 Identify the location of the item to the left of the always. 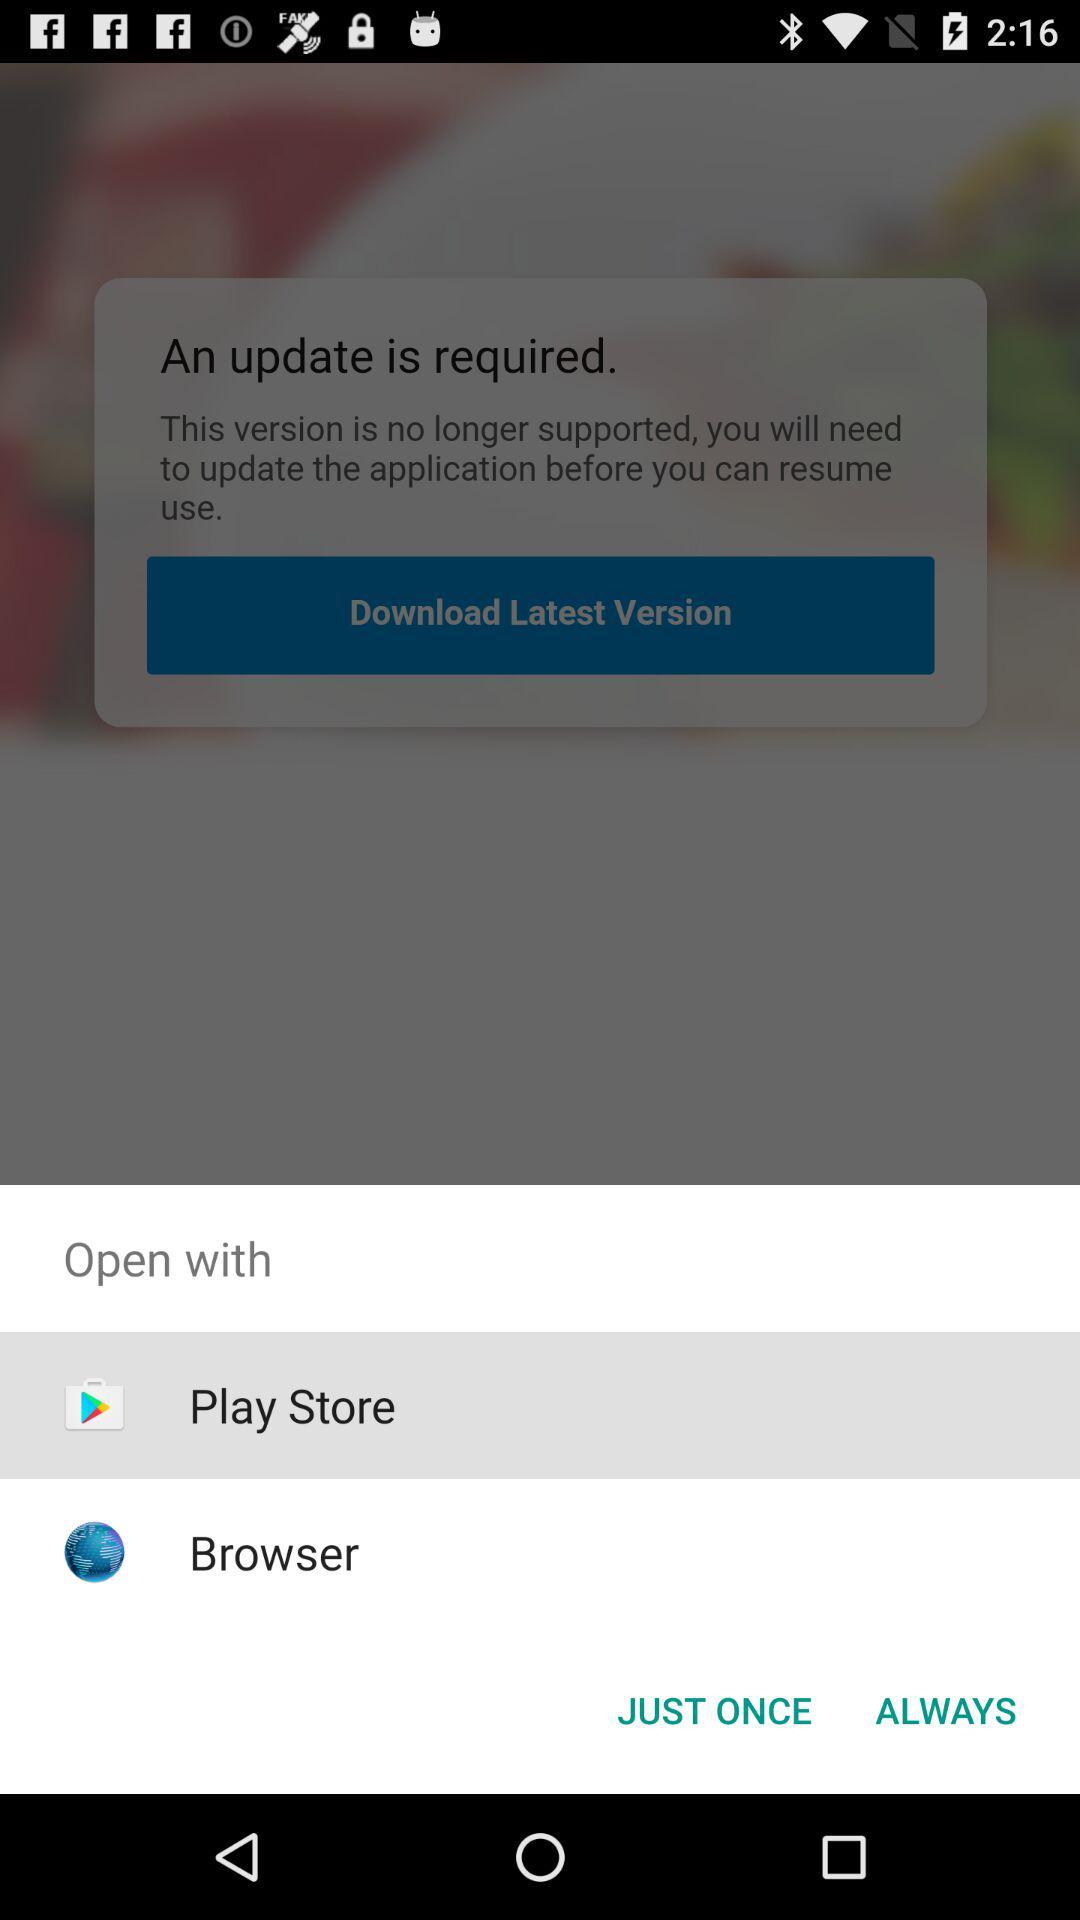
(713, 1708).